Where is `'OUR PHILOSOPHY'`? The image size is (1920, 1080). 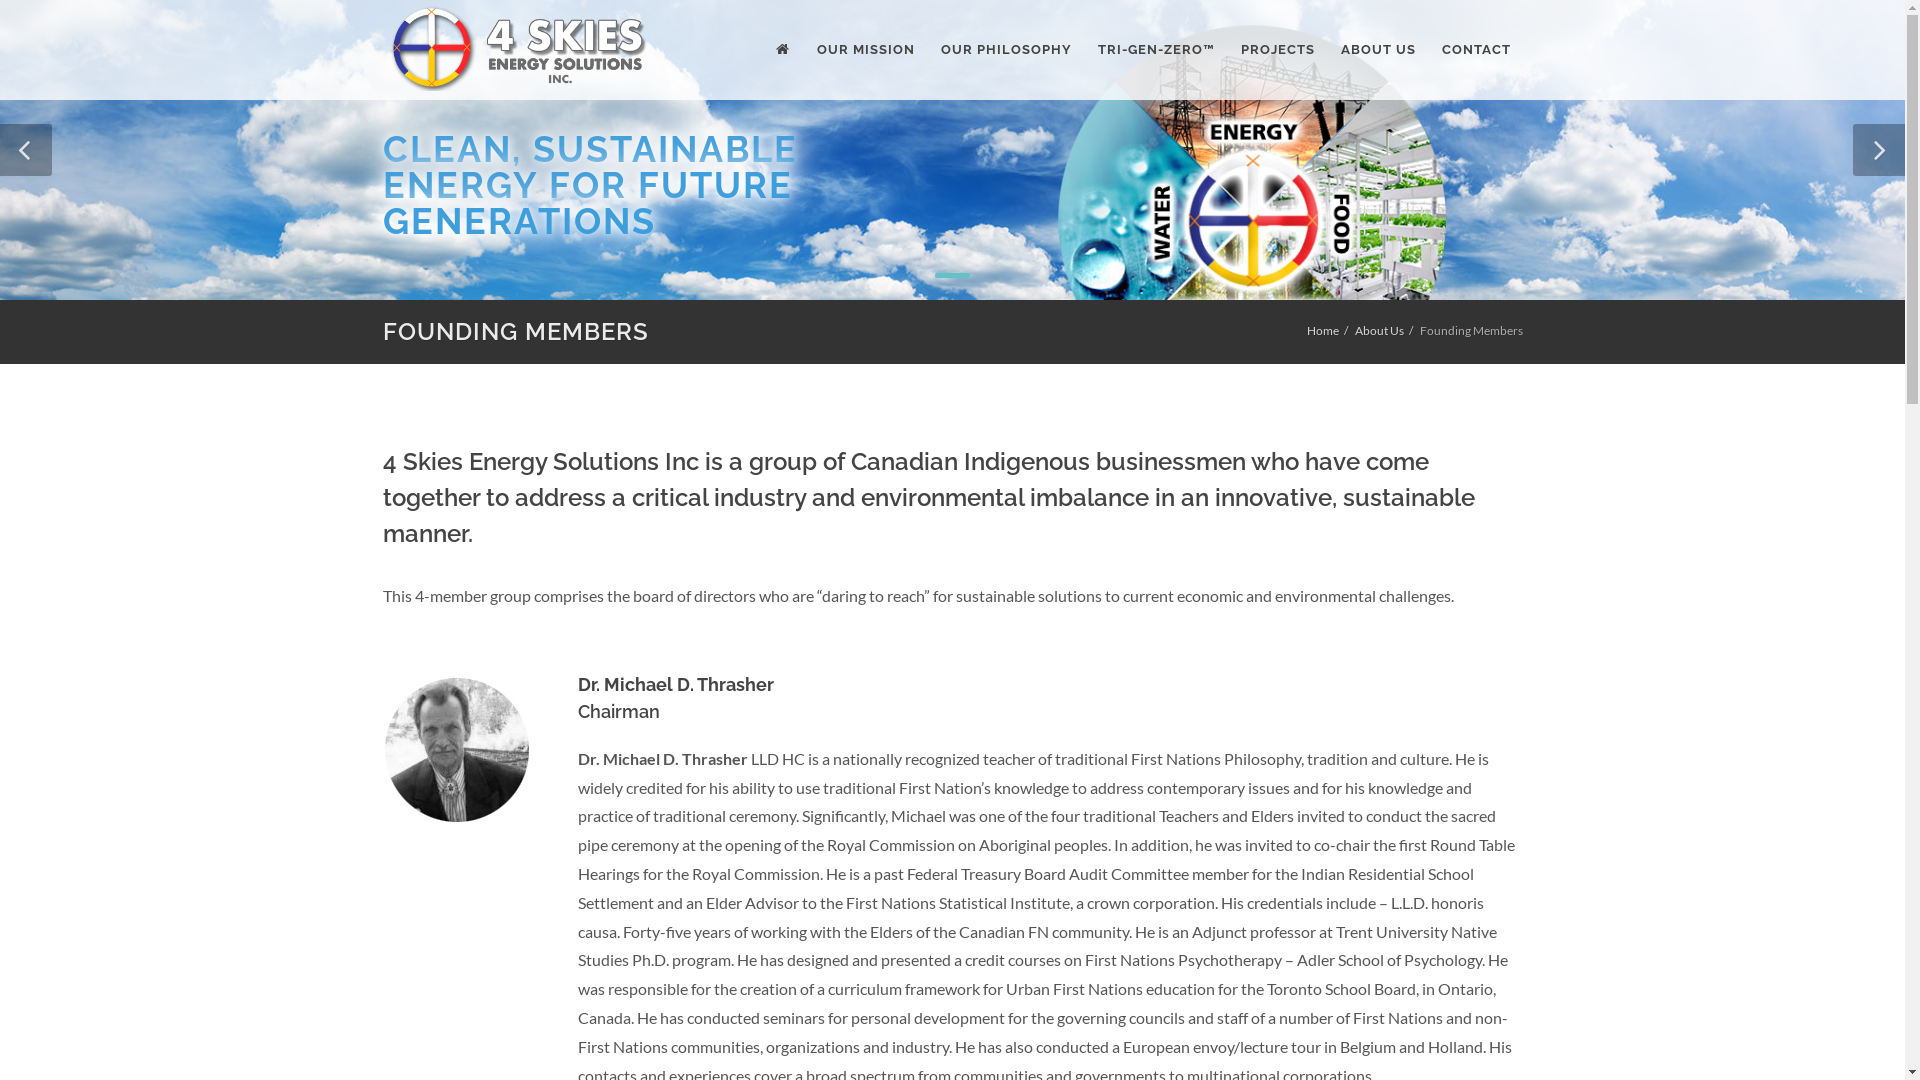 'OUR PHILOSOPHY' is located at coordinates (926, 49).